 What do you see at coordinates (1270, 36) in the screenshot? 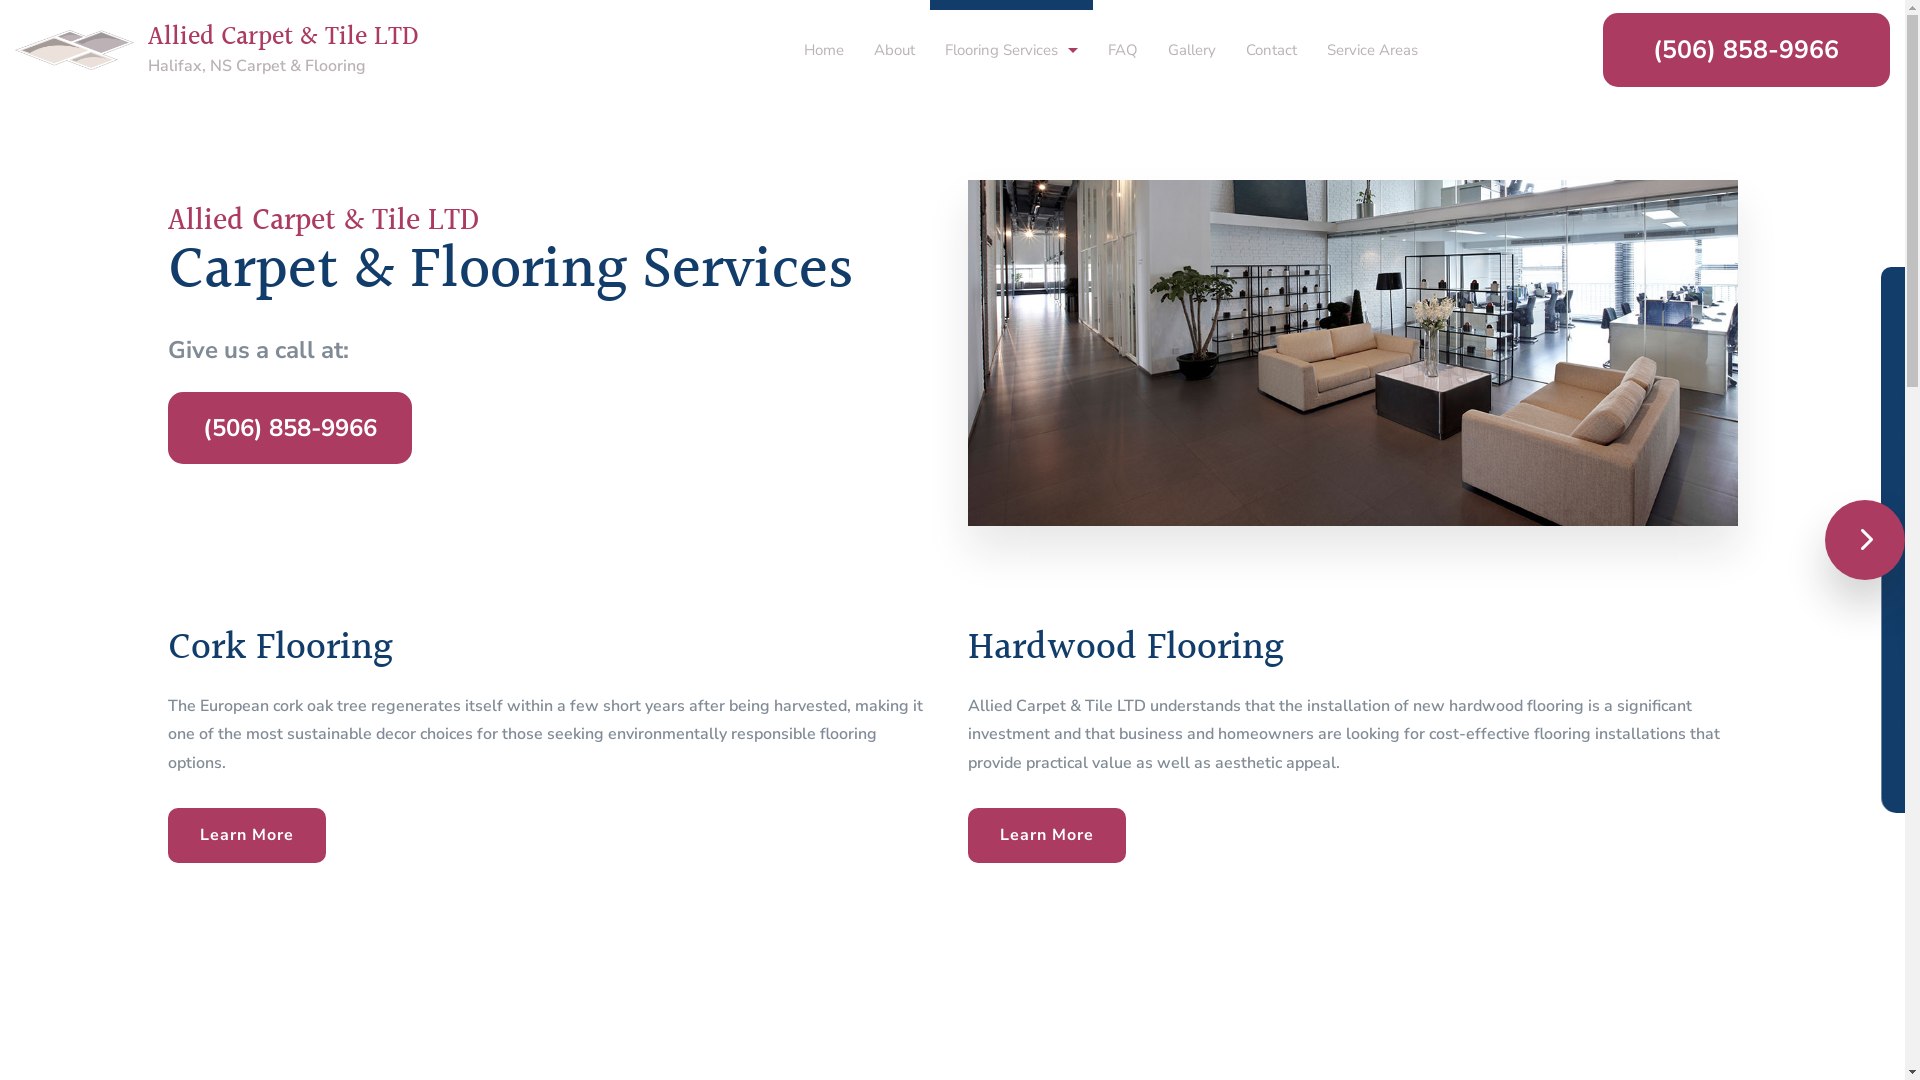
I see `'Contact'` at bounding box center [1270, 36].